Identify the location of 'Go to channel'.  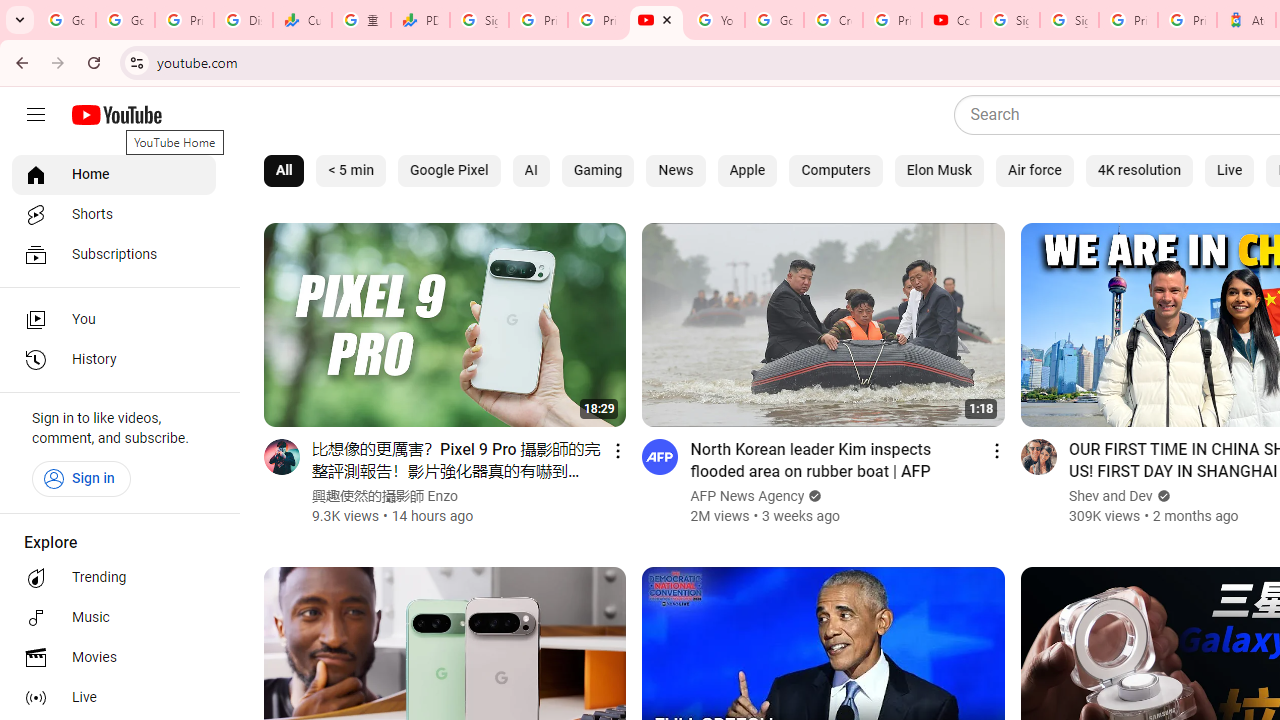
(1038, 456).